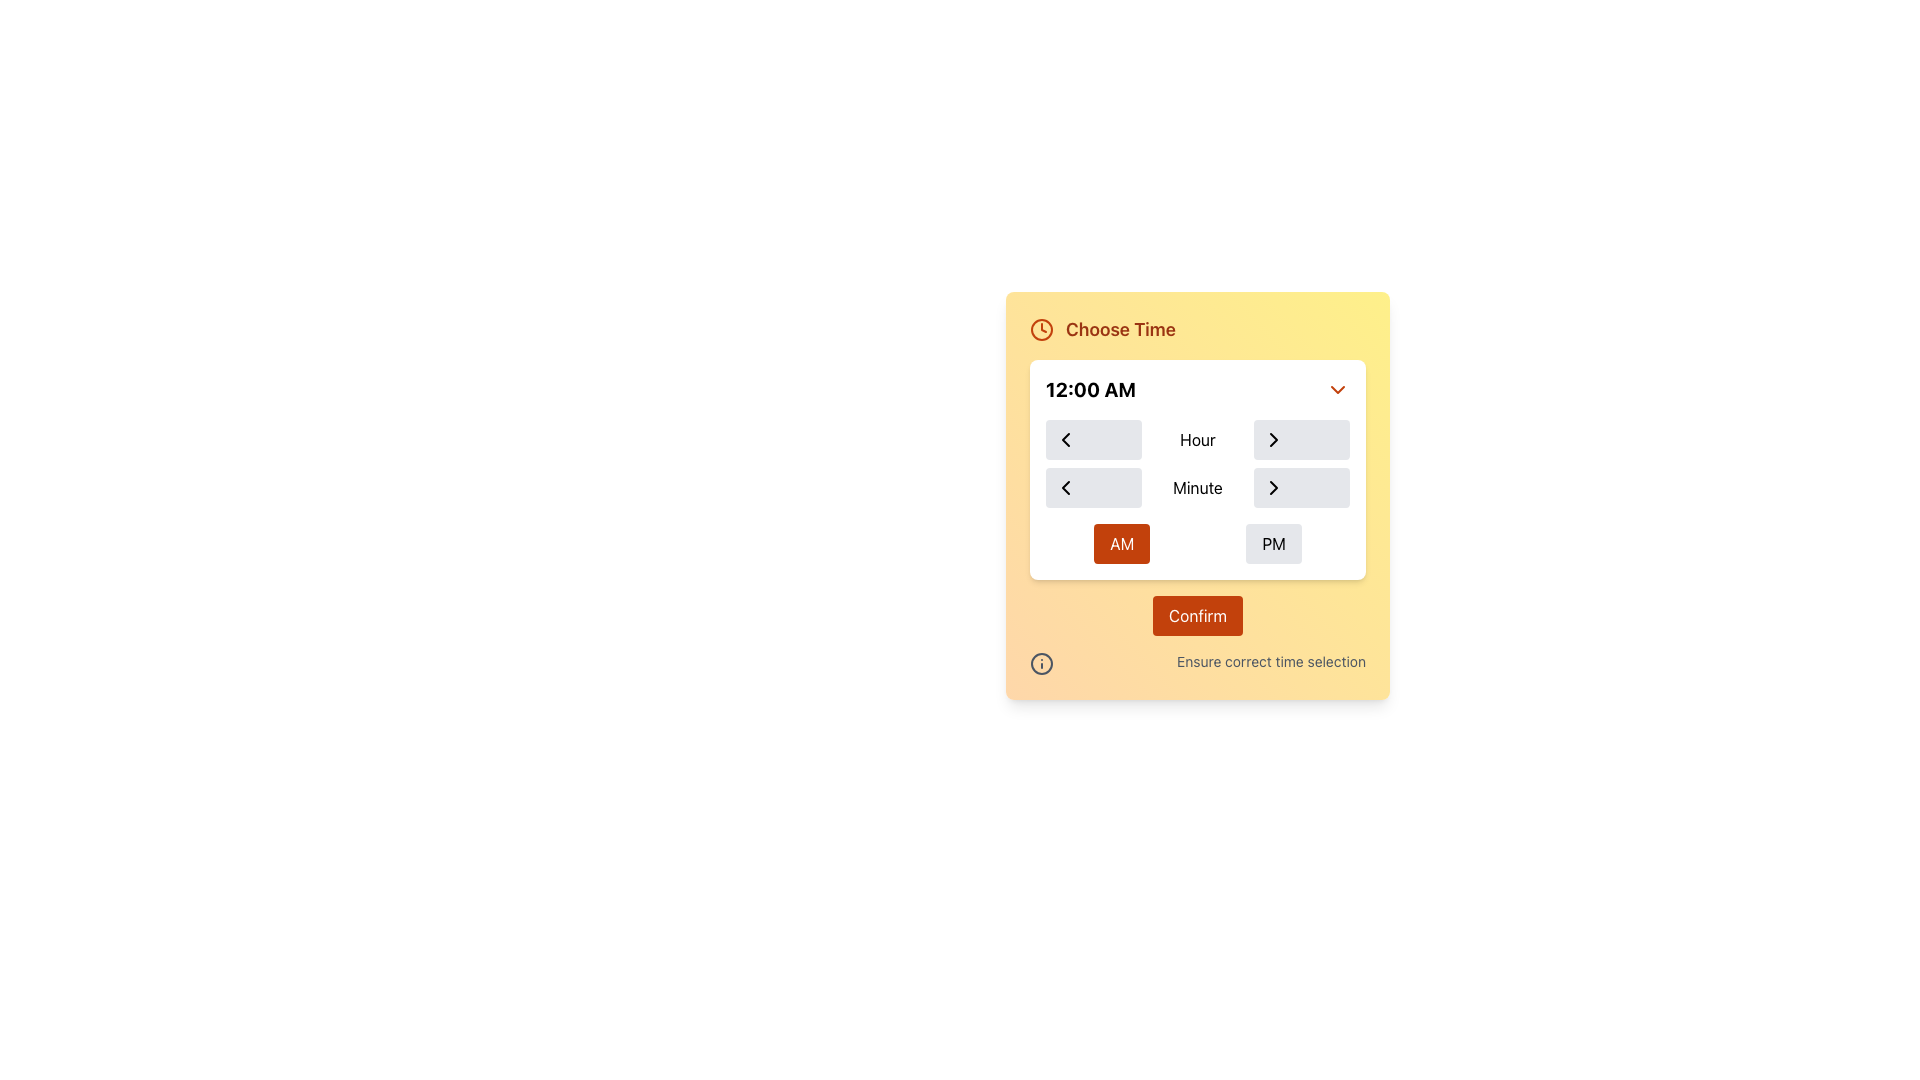 The height and width of the screenshot is (1080, 1920). I want to click on the text label displaying '12:00 AM' which is prominently styled in bold and large font on the left side of the time selection panel, so click(1089, 389).